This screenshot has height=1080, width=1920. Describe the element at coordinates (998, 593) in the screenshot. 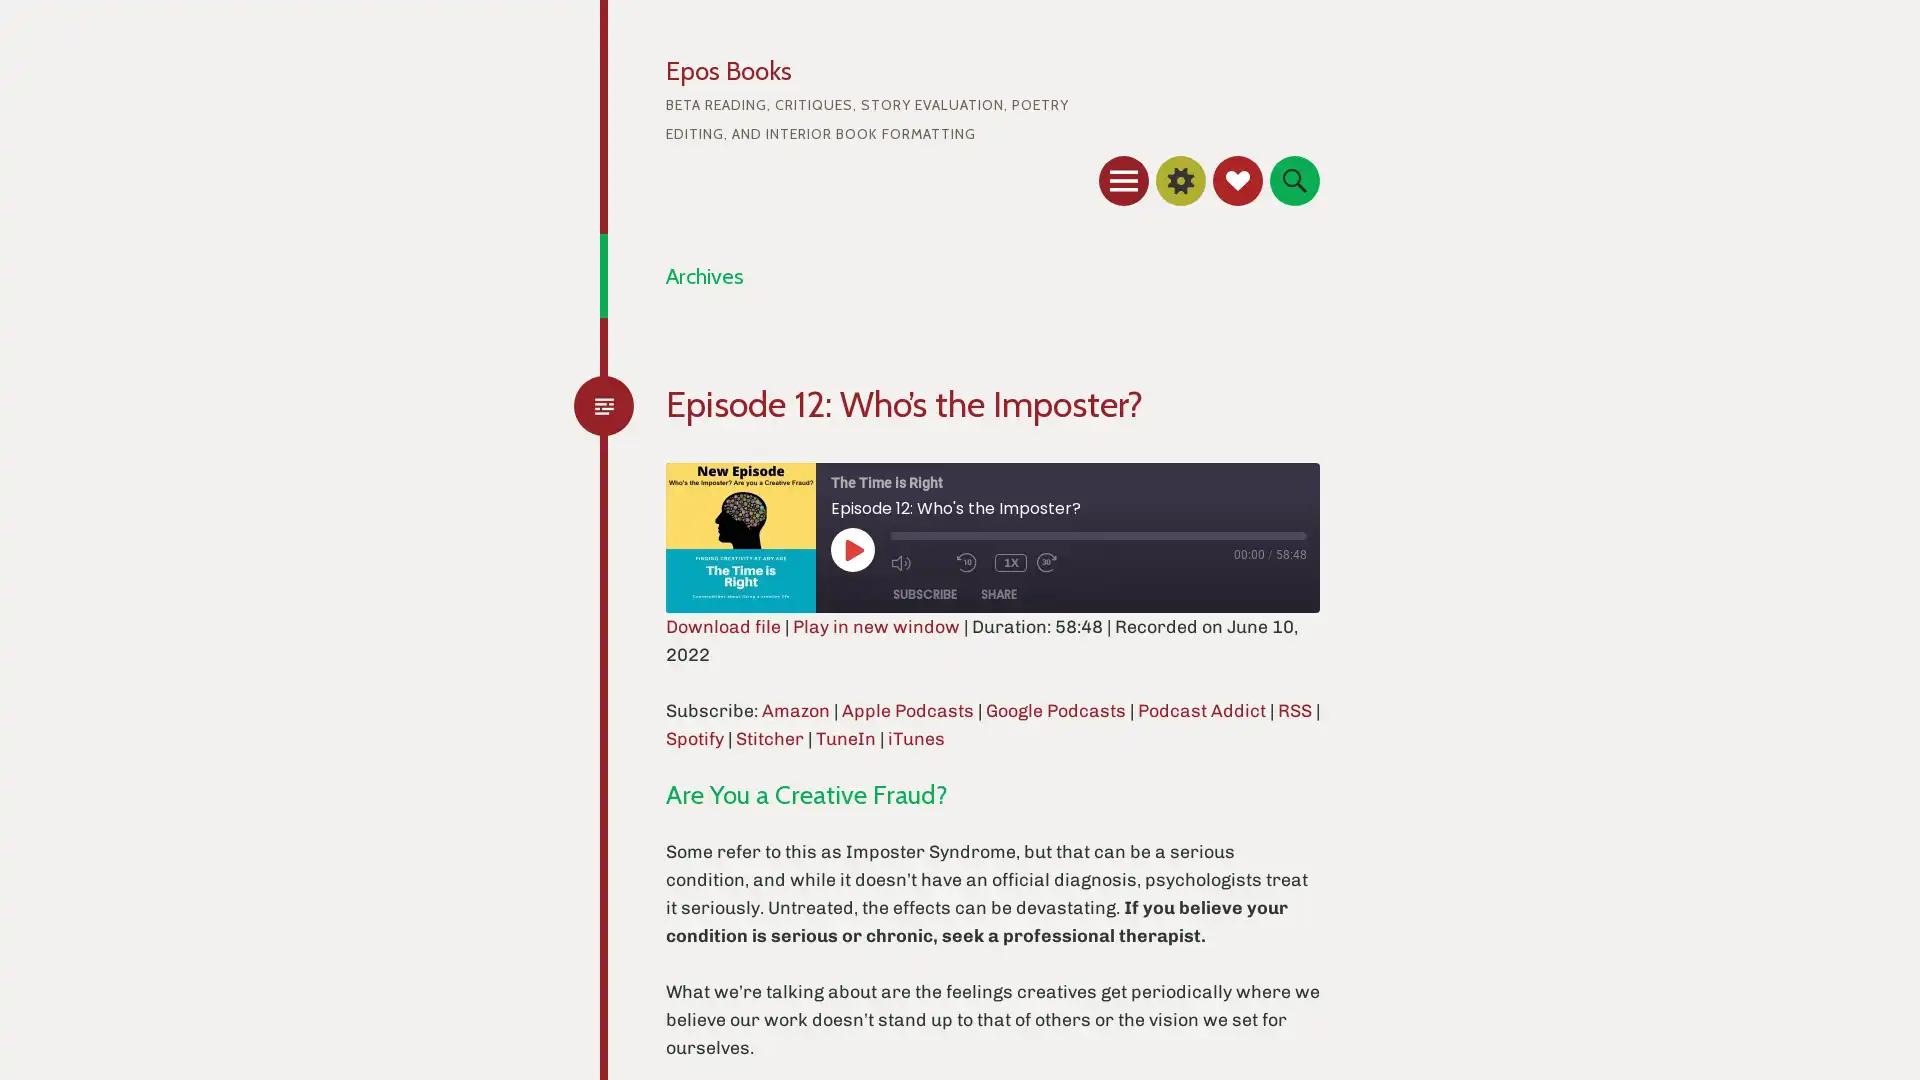

I see `SHARE` at that location.